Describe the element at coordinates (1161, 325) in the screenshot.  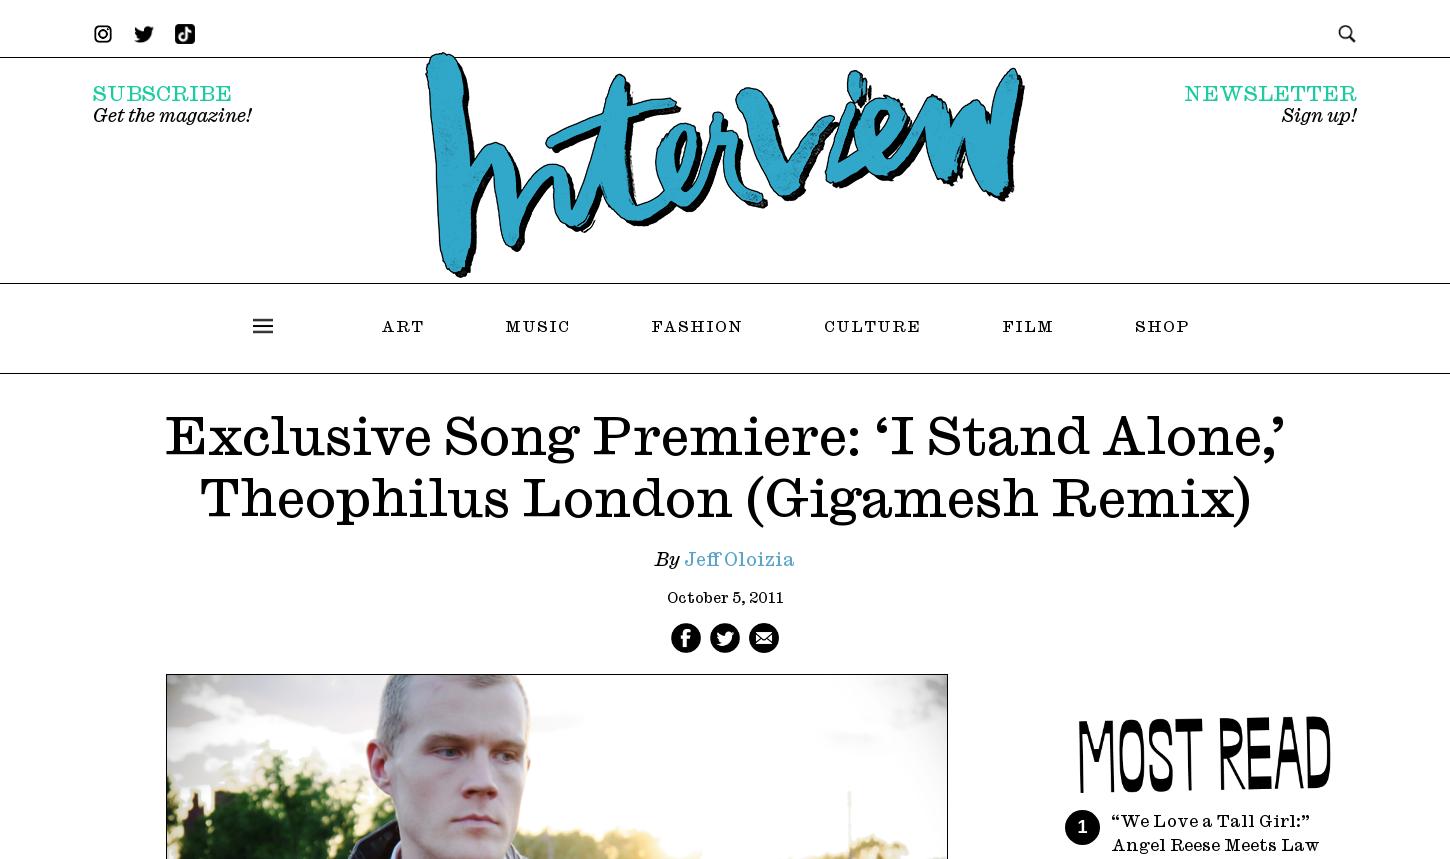
I see `'Shop'` at that location.